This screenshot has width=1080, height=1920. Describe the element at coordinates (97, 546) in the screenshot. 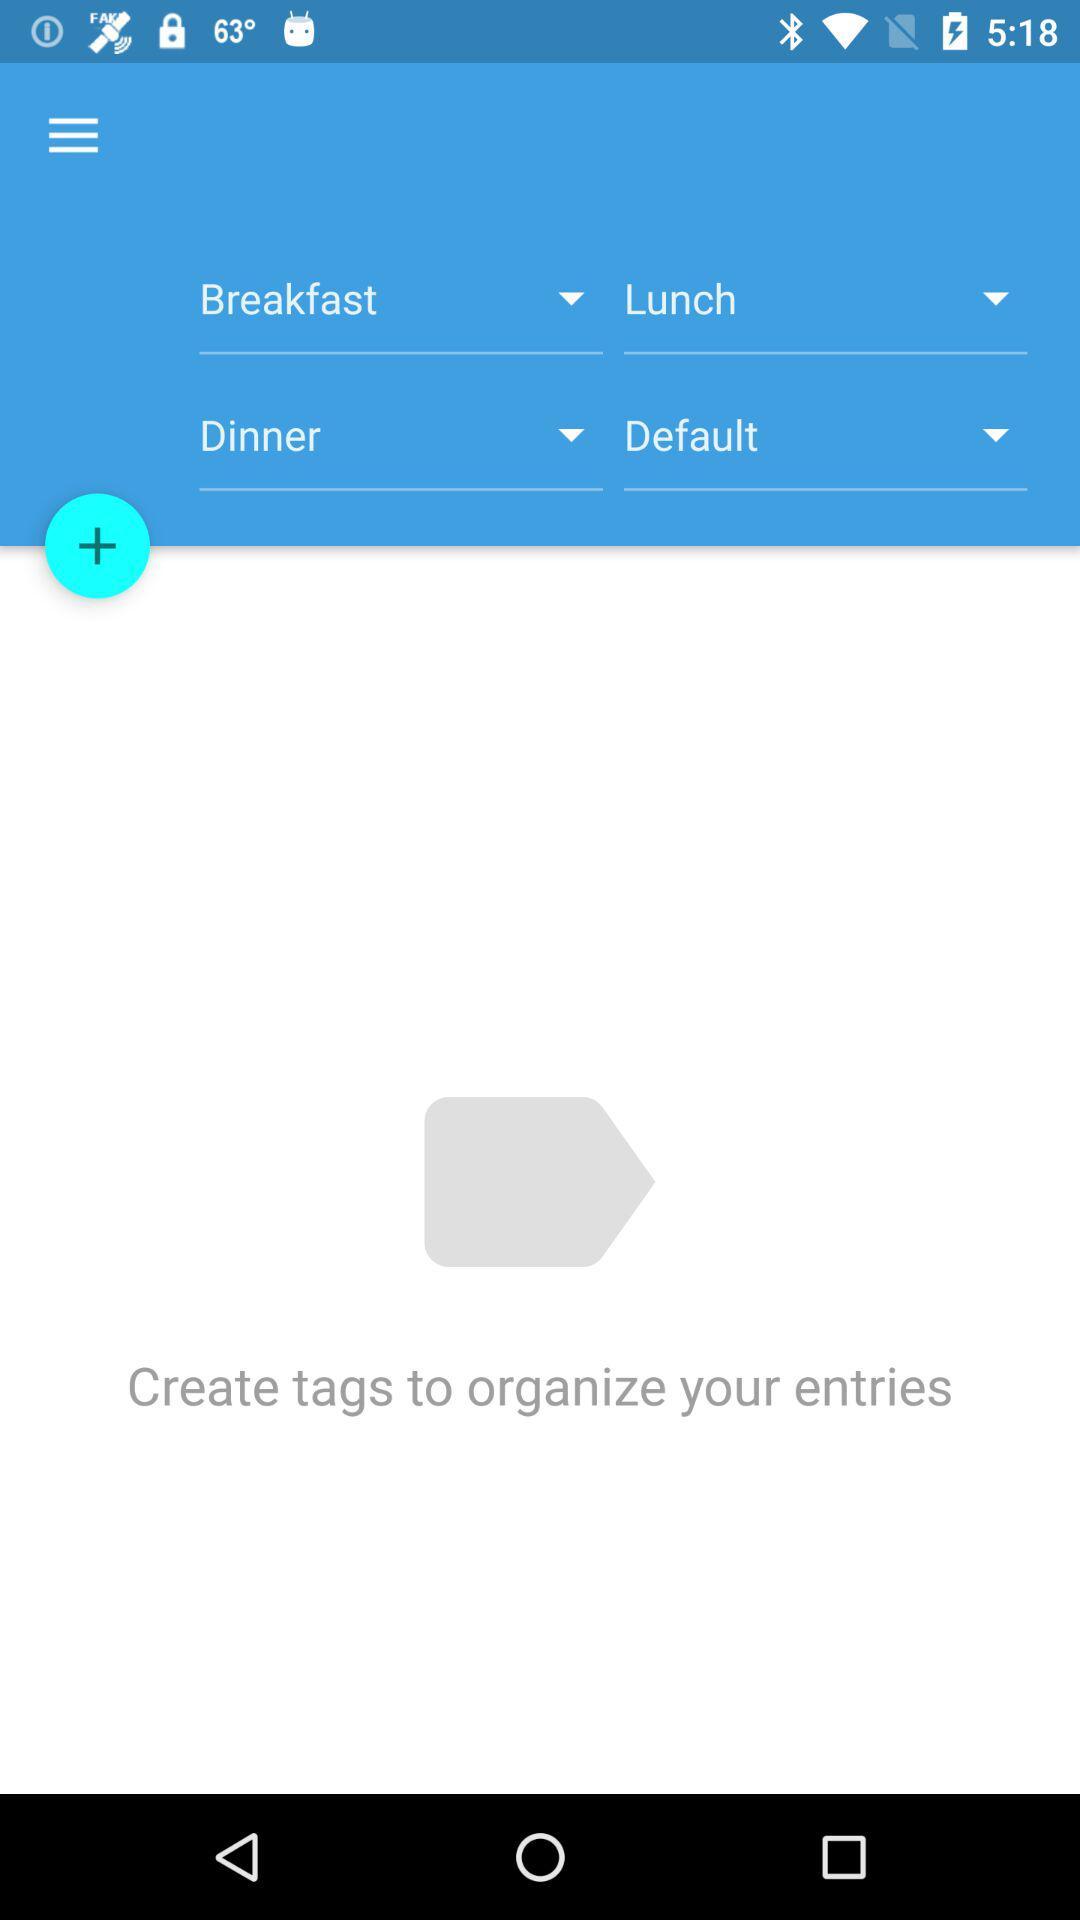

I see `the icon next to the dinner` at that location.